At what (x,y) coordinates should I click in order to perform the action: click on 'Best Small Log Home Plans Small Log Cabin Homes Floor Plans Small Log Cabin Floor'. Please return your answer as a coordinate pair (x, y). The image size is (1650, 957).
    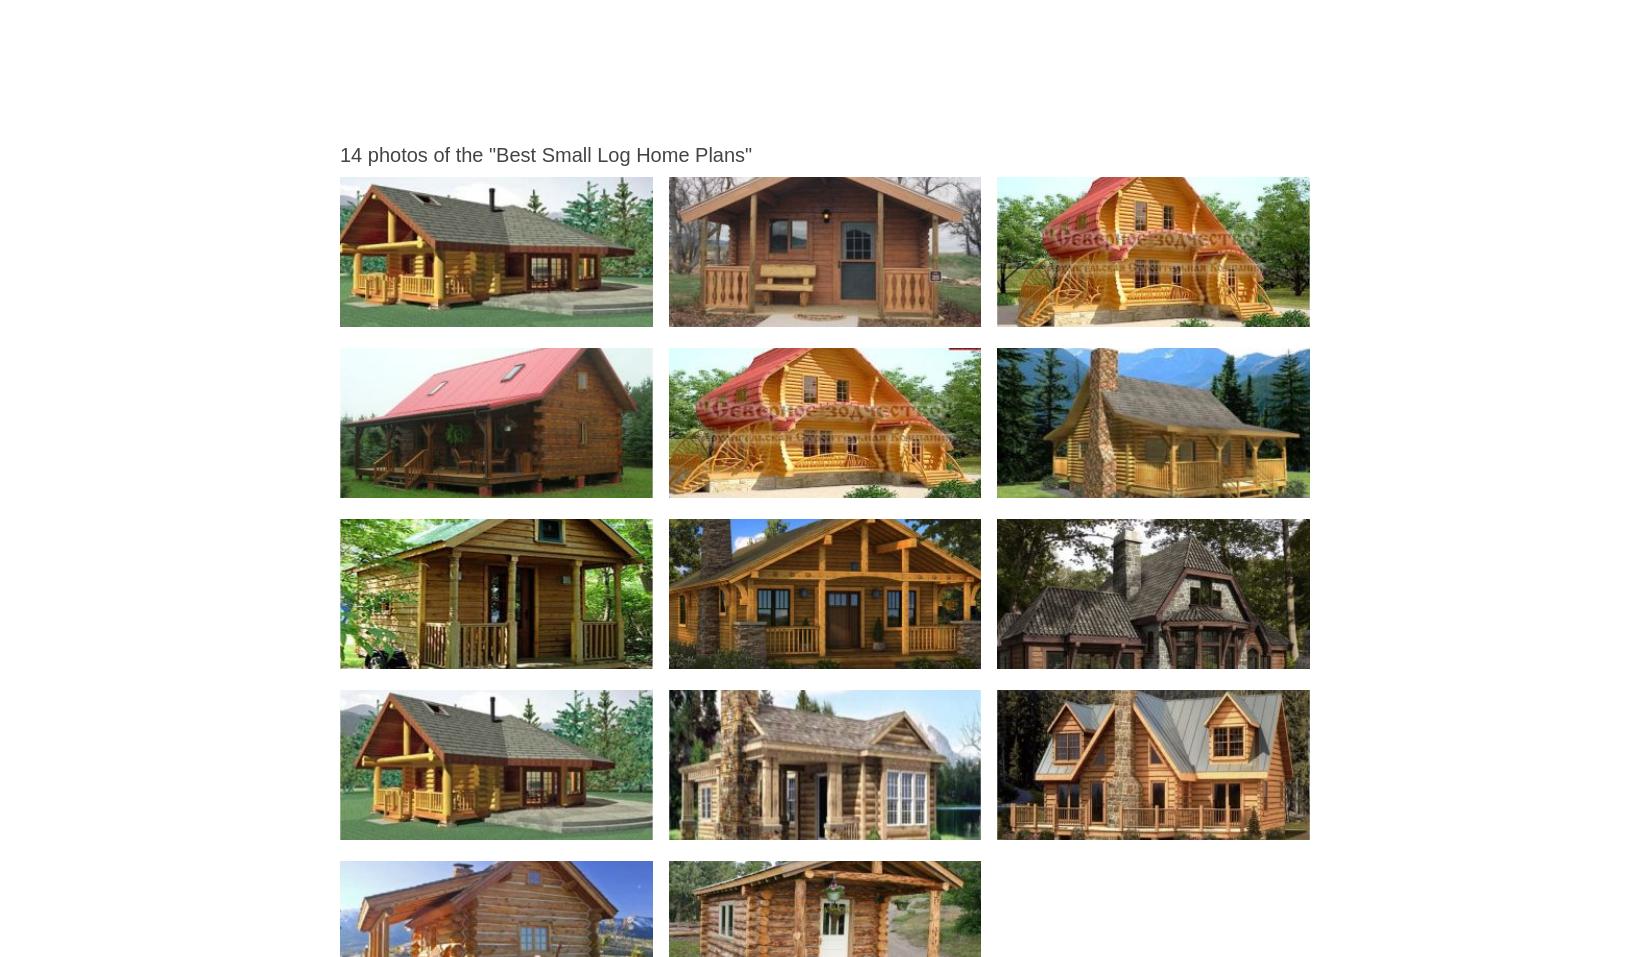
    Looking at the image, I should click on (1236, 480).